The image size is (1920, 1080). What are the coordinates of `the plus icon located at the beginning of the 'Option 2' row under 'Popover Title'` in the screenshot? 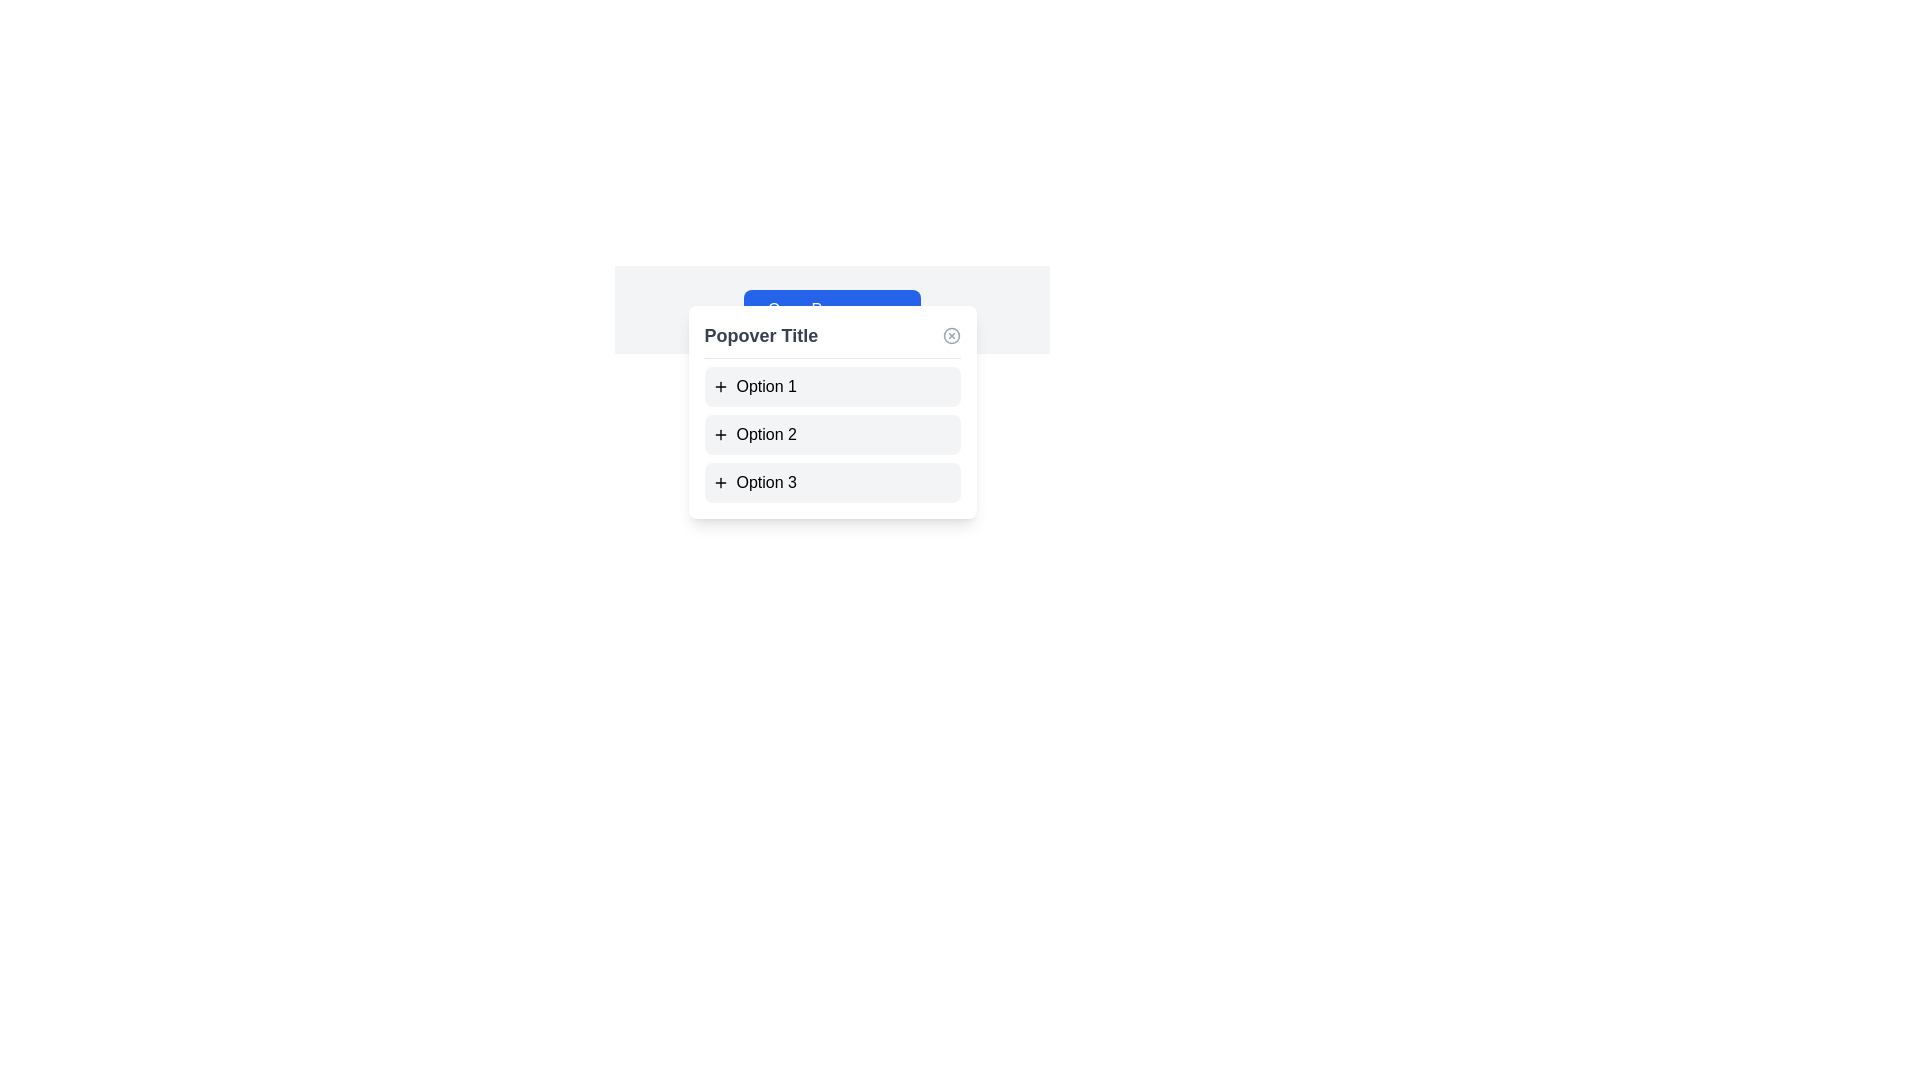 It's located at (720, 434).